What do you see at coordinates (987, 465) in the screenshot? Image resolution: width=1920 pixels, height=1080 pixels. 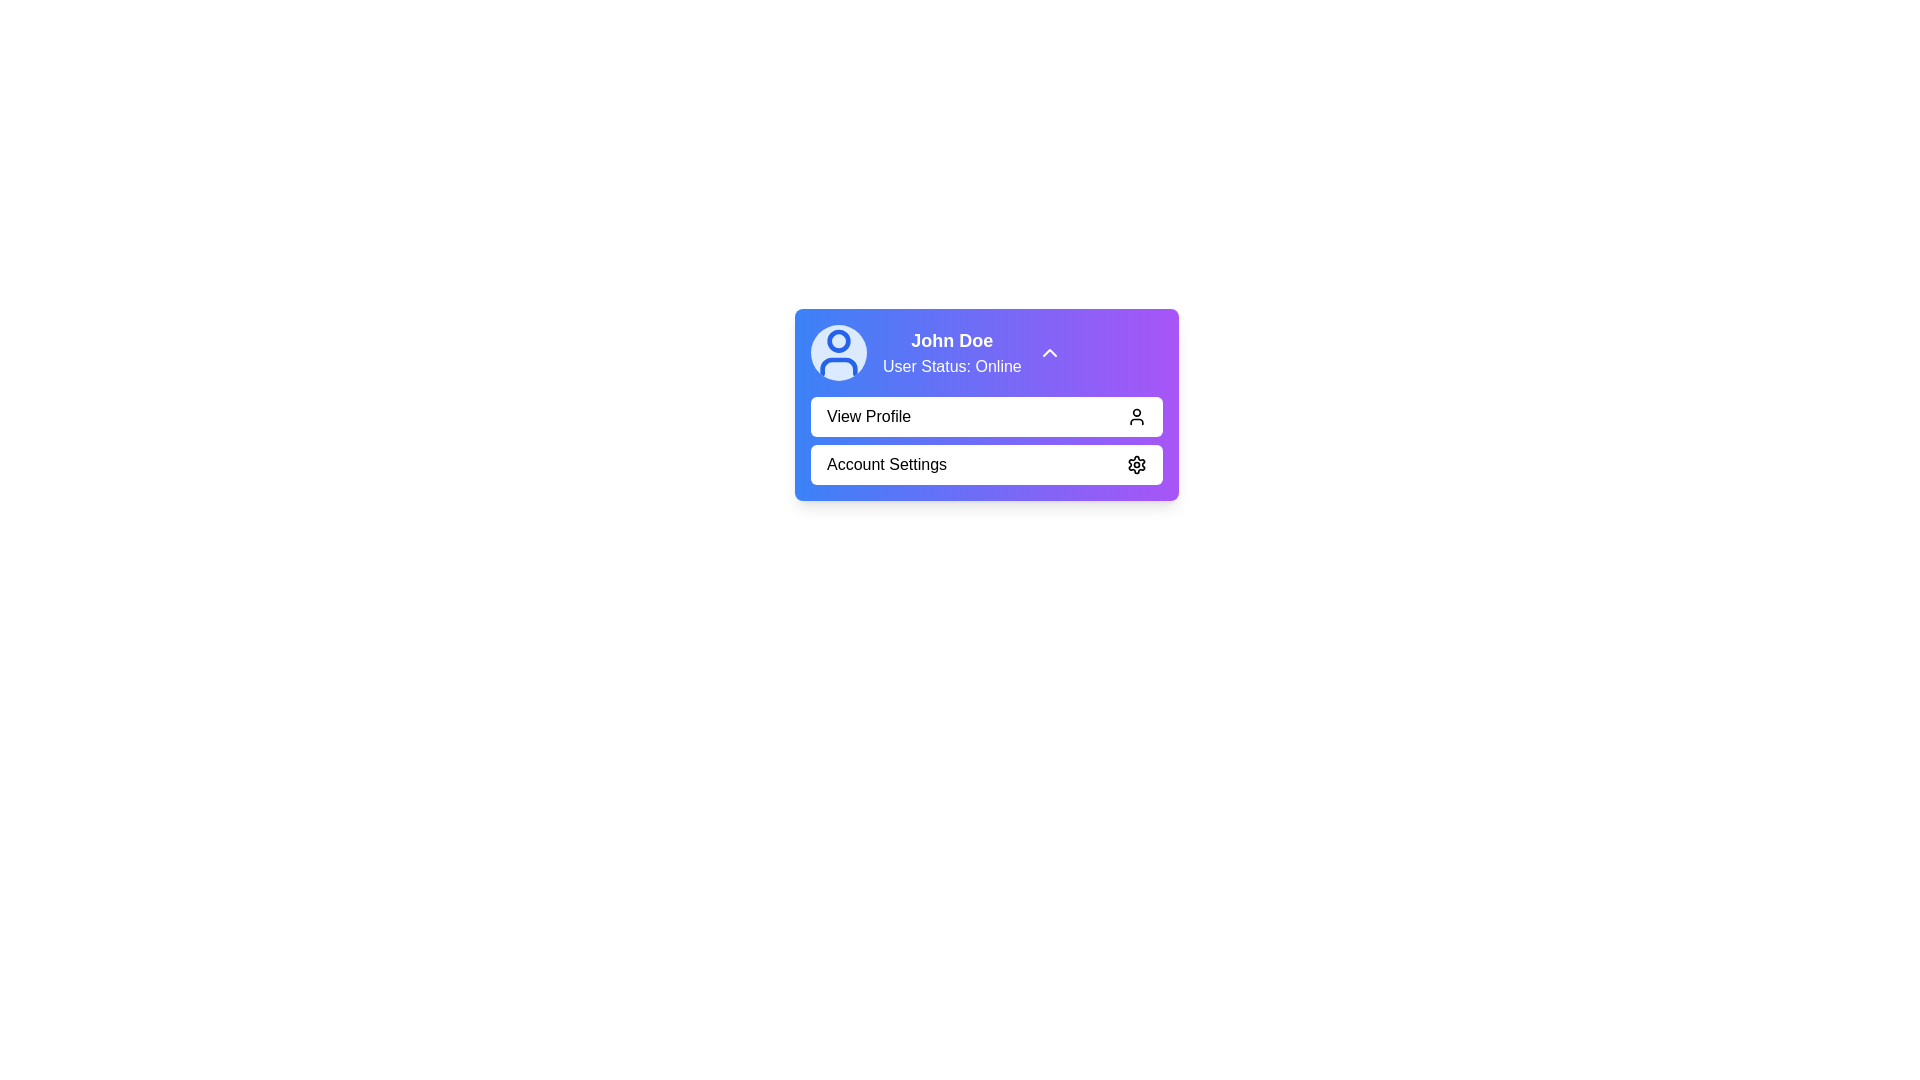 I see `the account settings button located directly below the 'View Profile' button in the dropdown menu` at bounding box center [987, 465].